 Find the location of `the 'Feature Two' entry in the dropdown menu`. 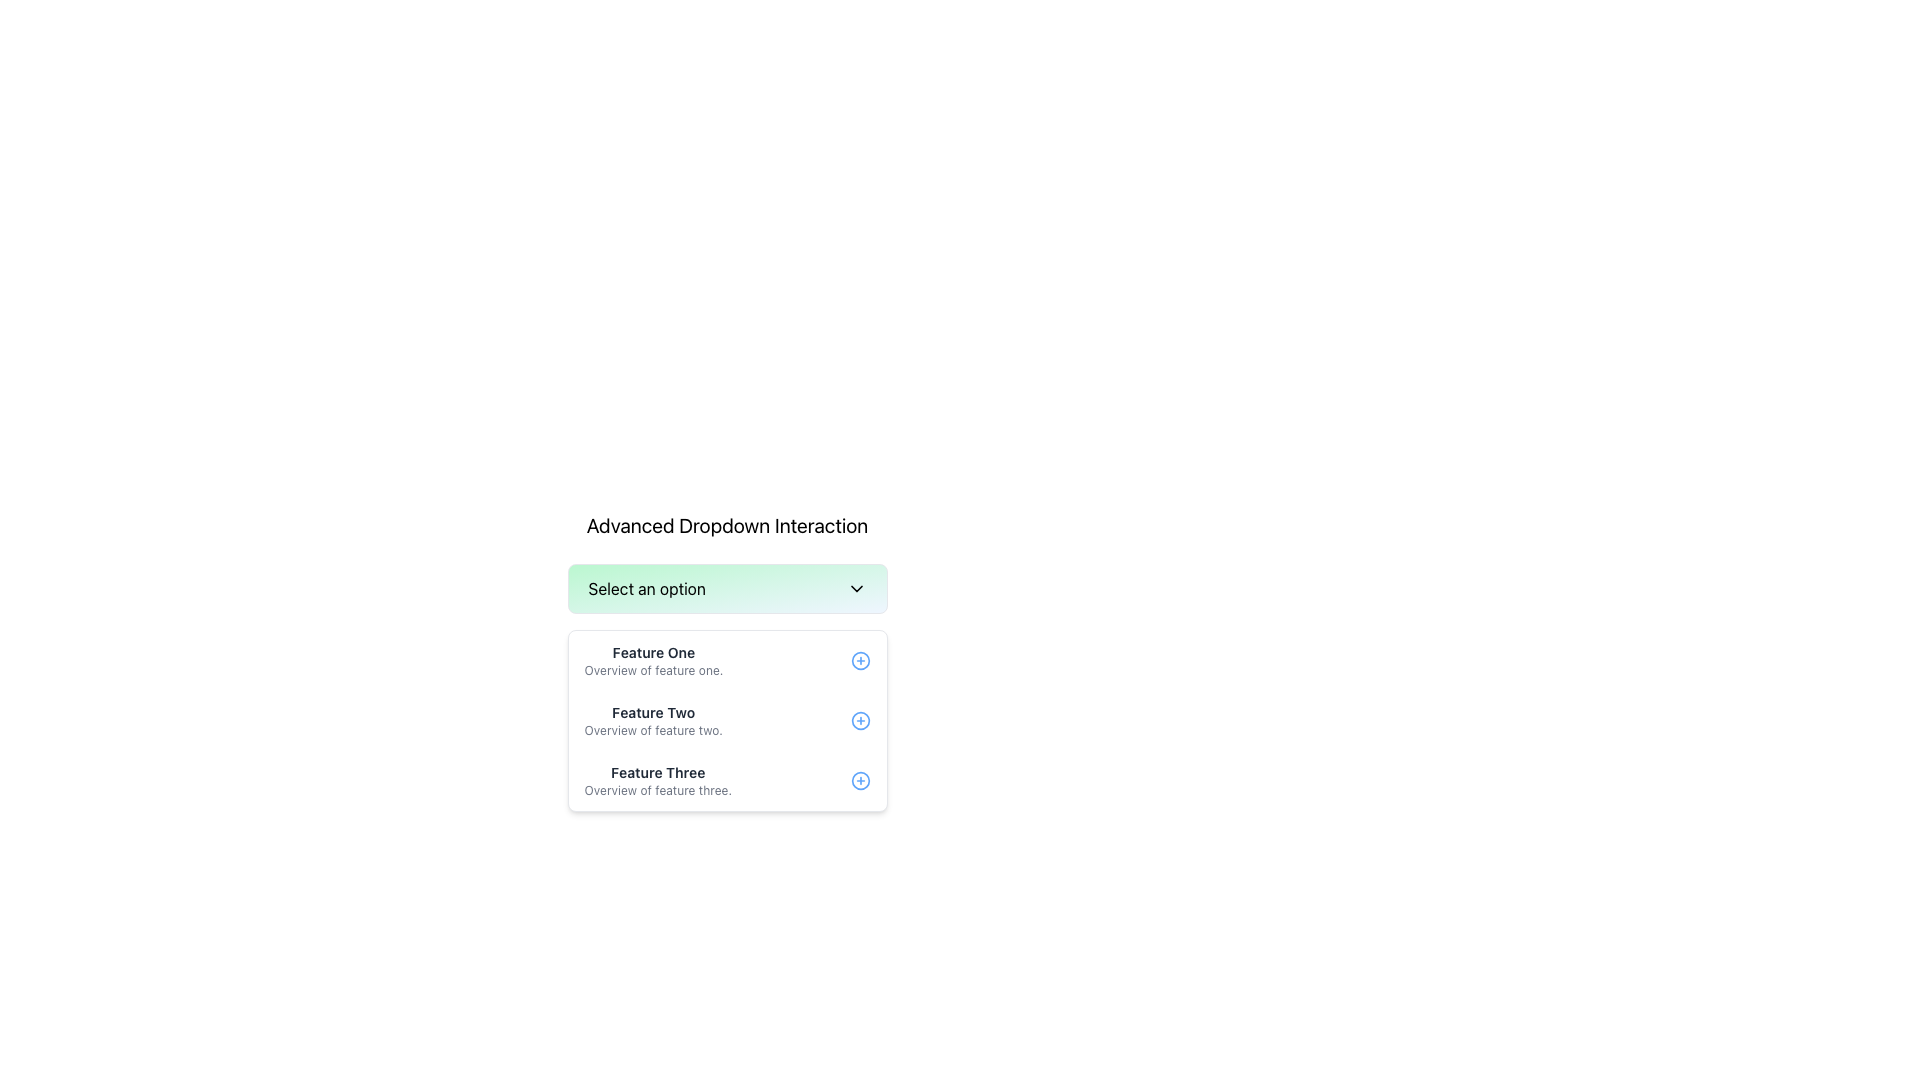

the 'Feature Two' entry in the dropdown menu is located at coordinates (726, 721).